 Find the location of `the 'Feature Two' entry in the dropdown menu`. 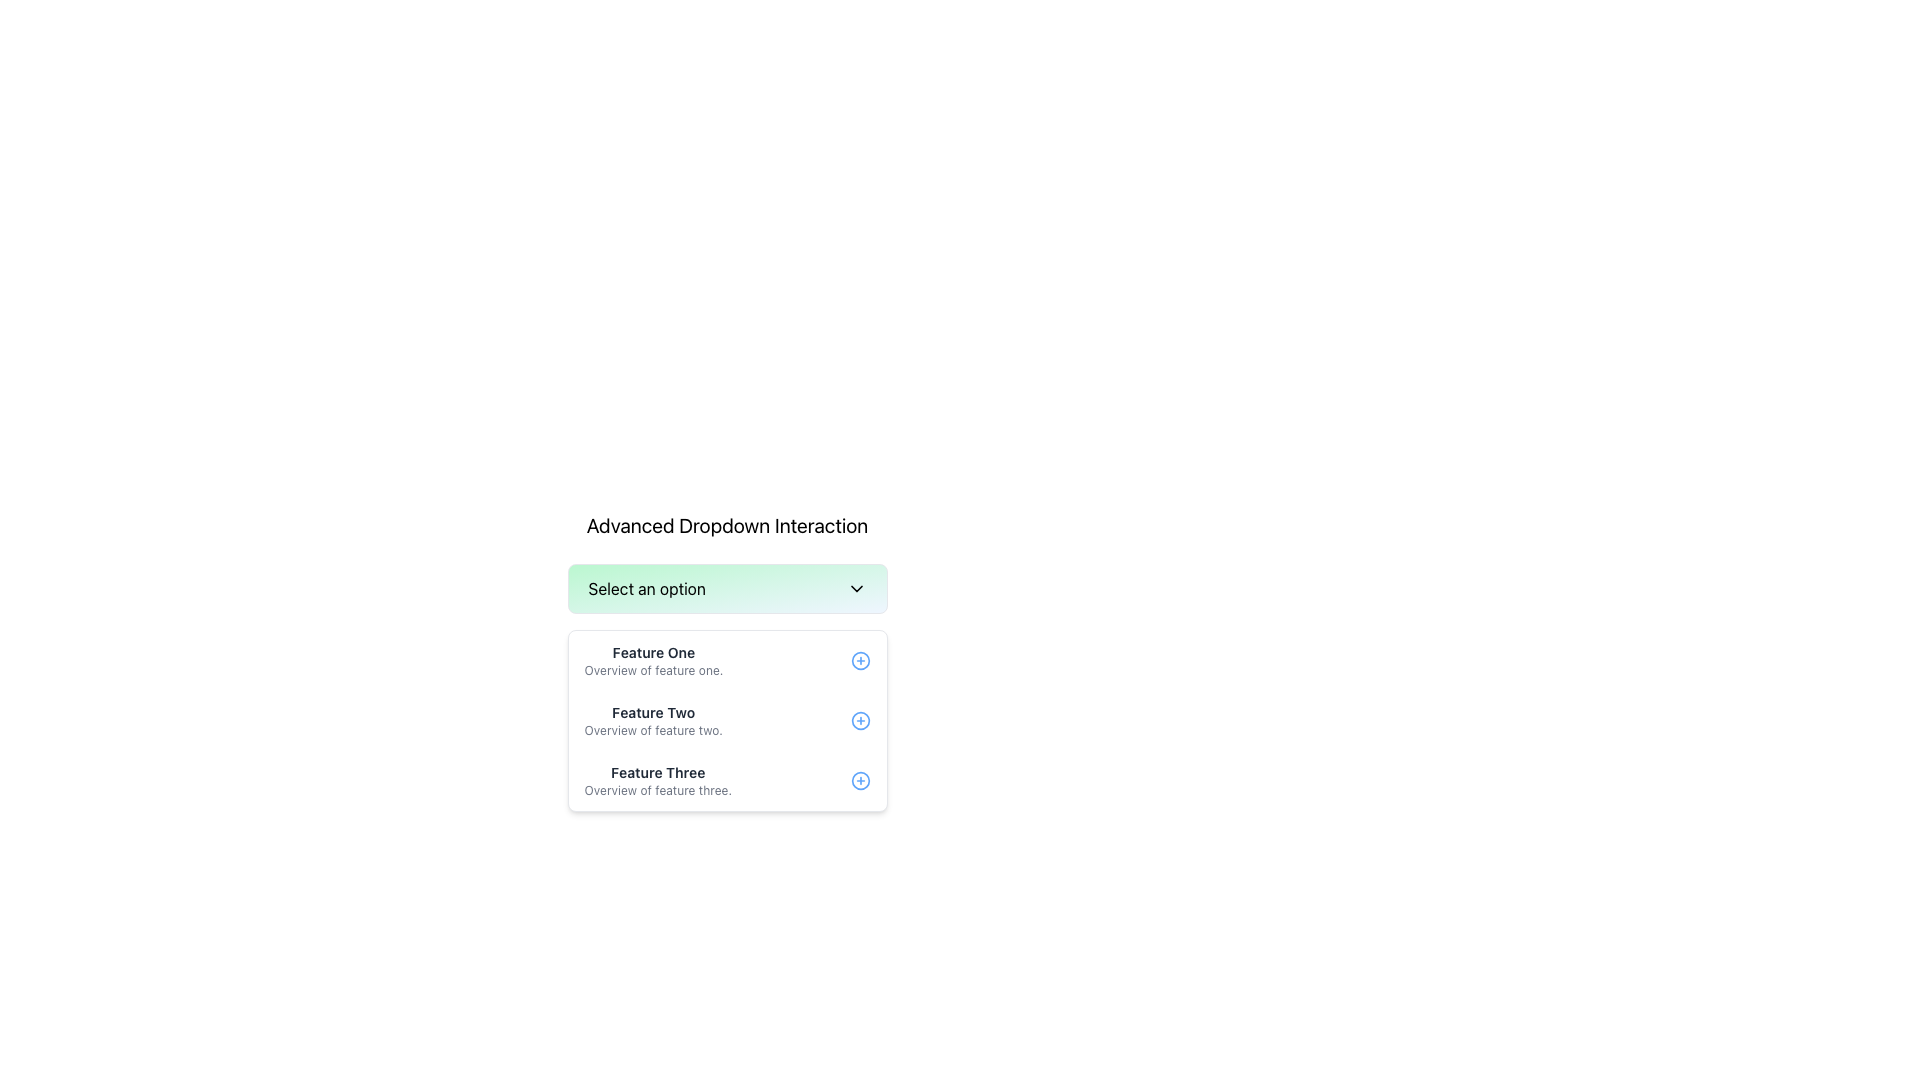

the 'Feature Two' entry in the dropdown menu is located at coordinates (726, 721).